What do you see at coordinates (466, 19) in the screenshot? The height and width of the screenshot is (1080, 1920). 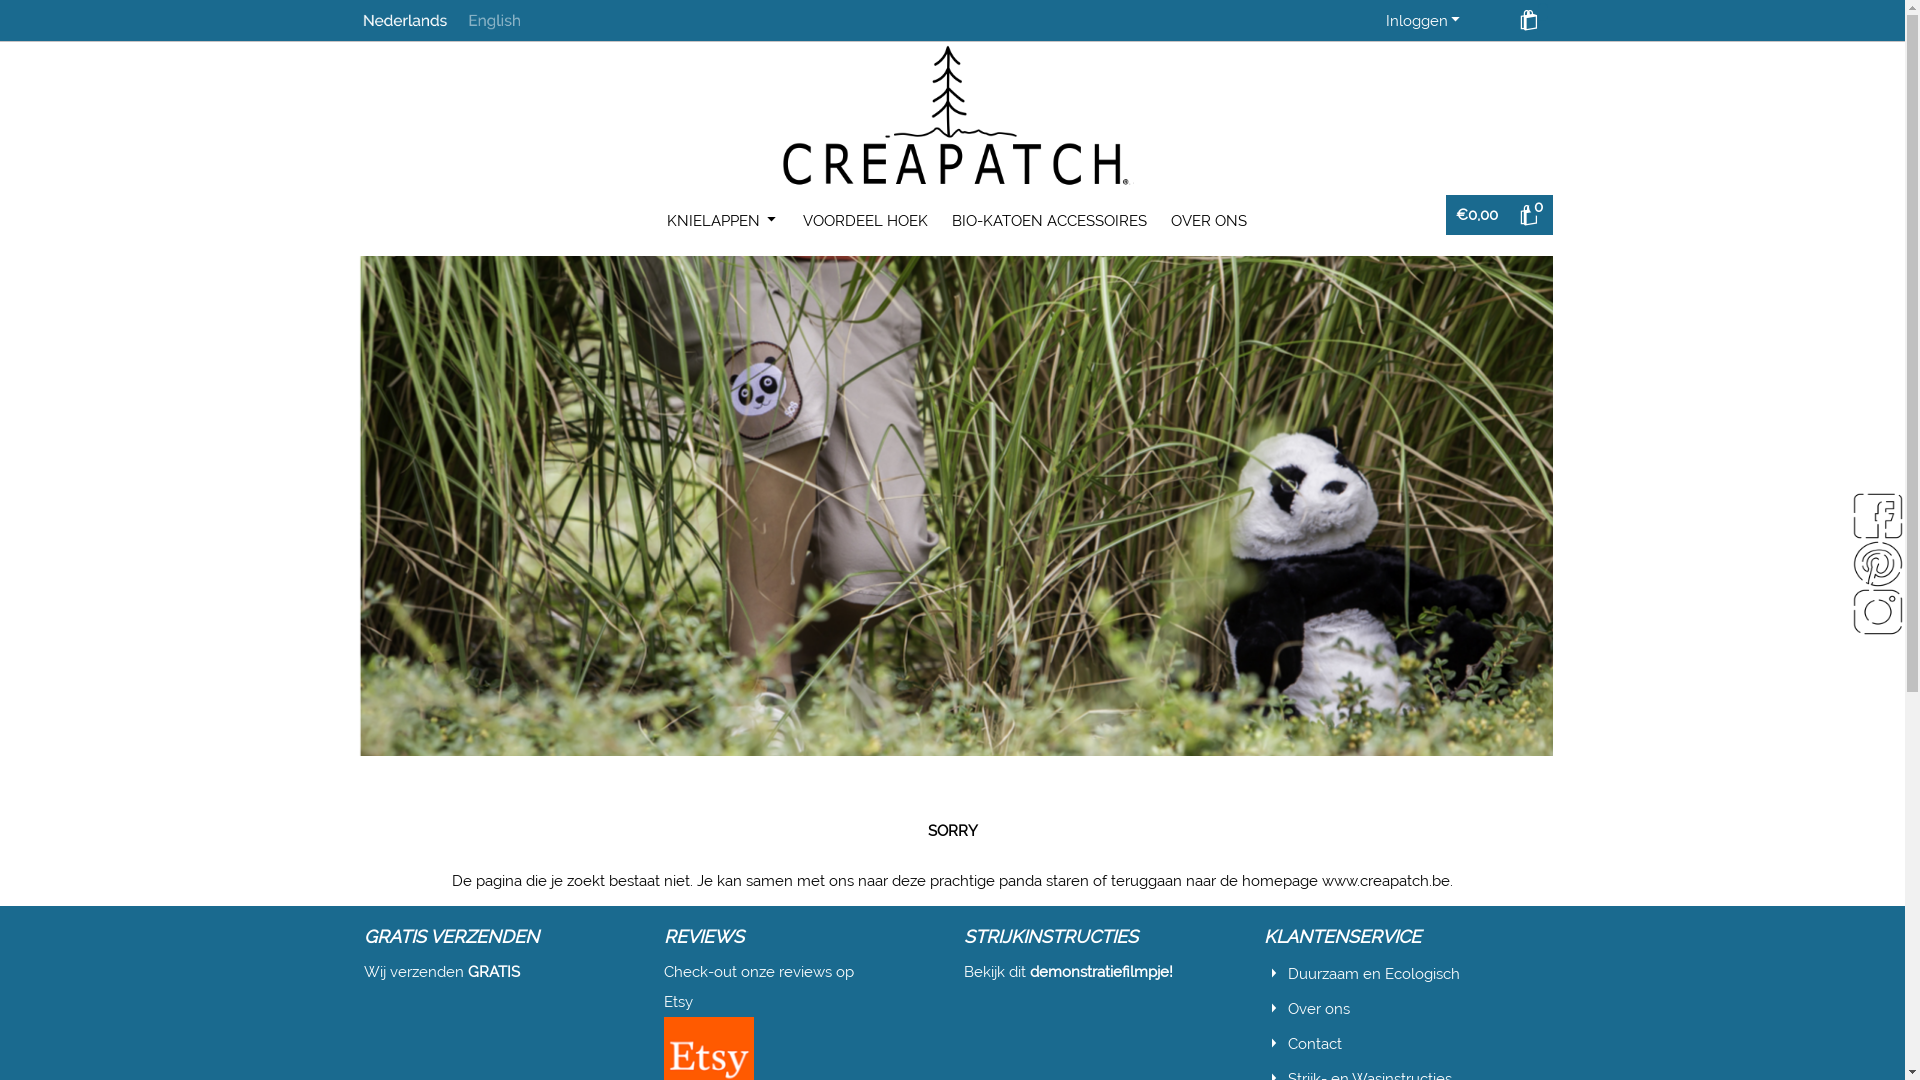 I see `'English'` at bounding box center [466, 19].